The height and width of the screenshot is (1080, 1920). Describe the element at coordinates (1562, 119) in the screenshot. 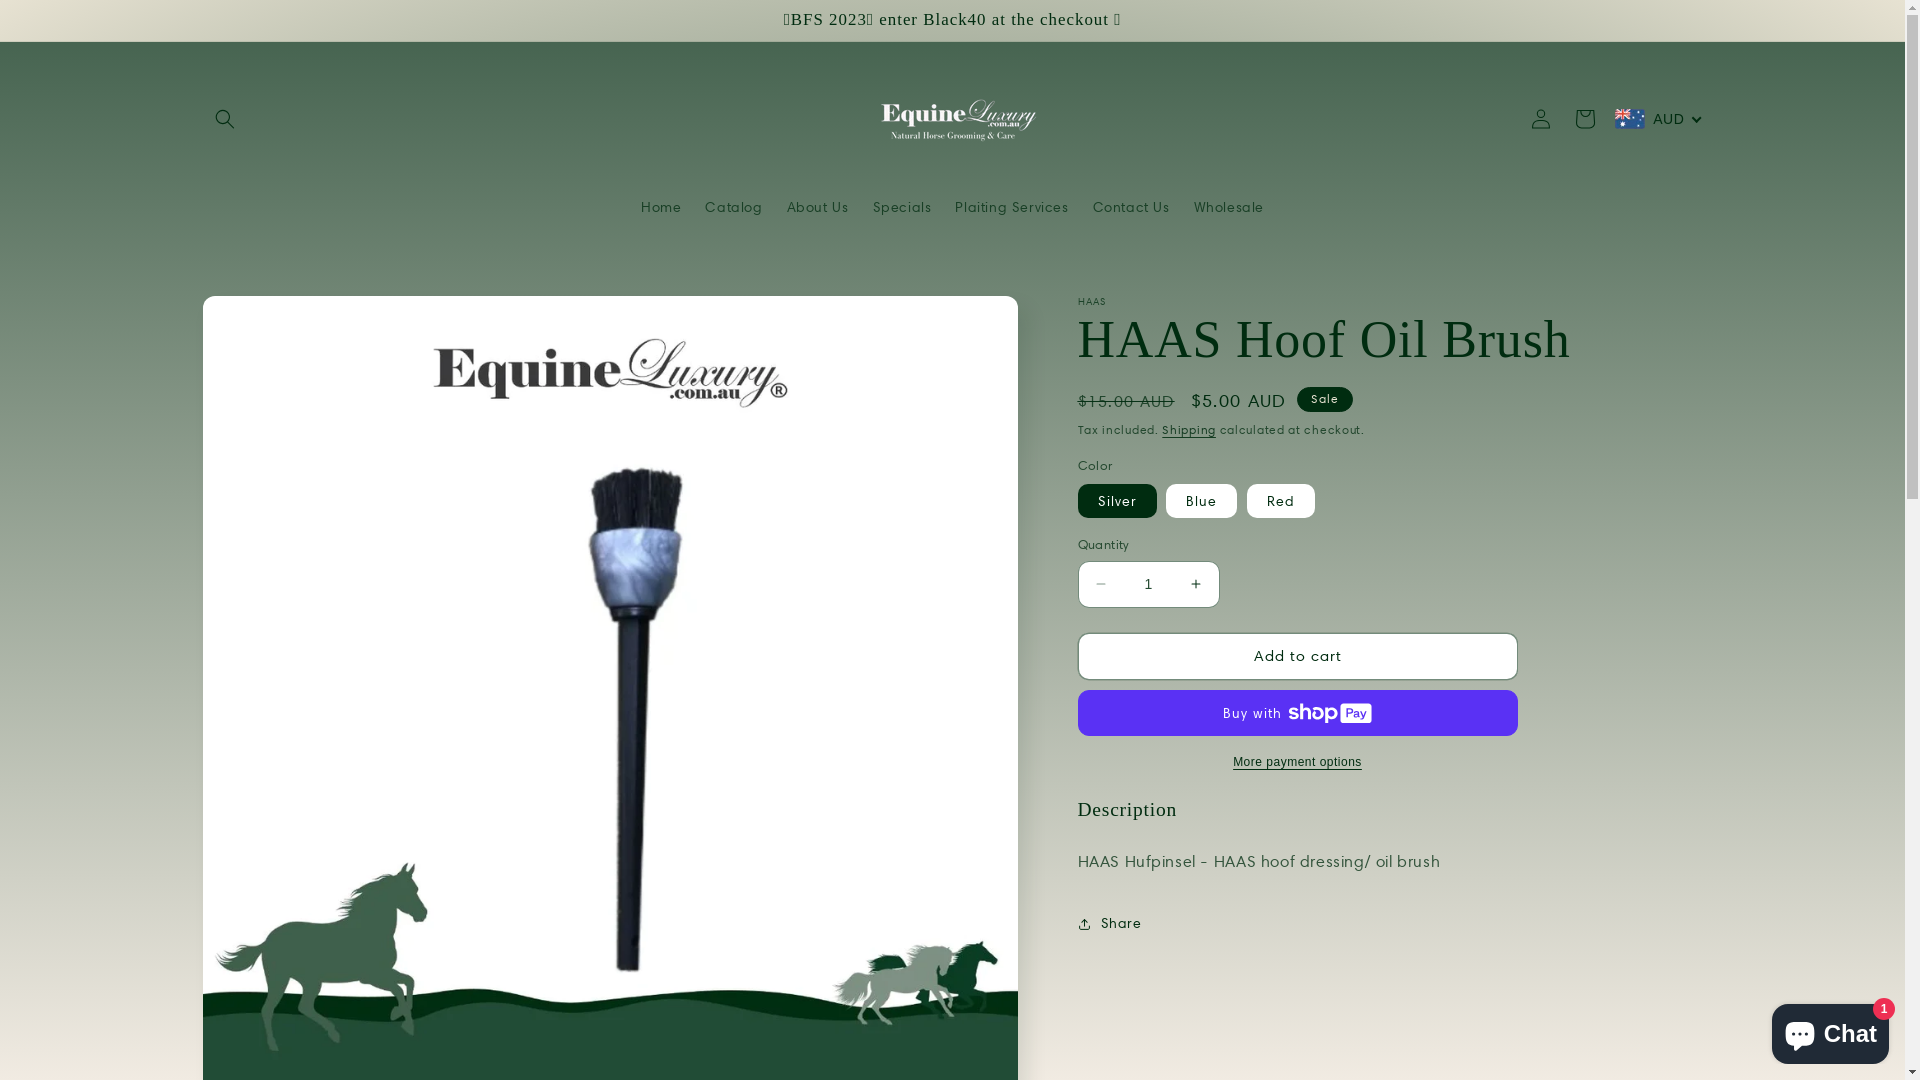

I see `'Cart'` at that location.